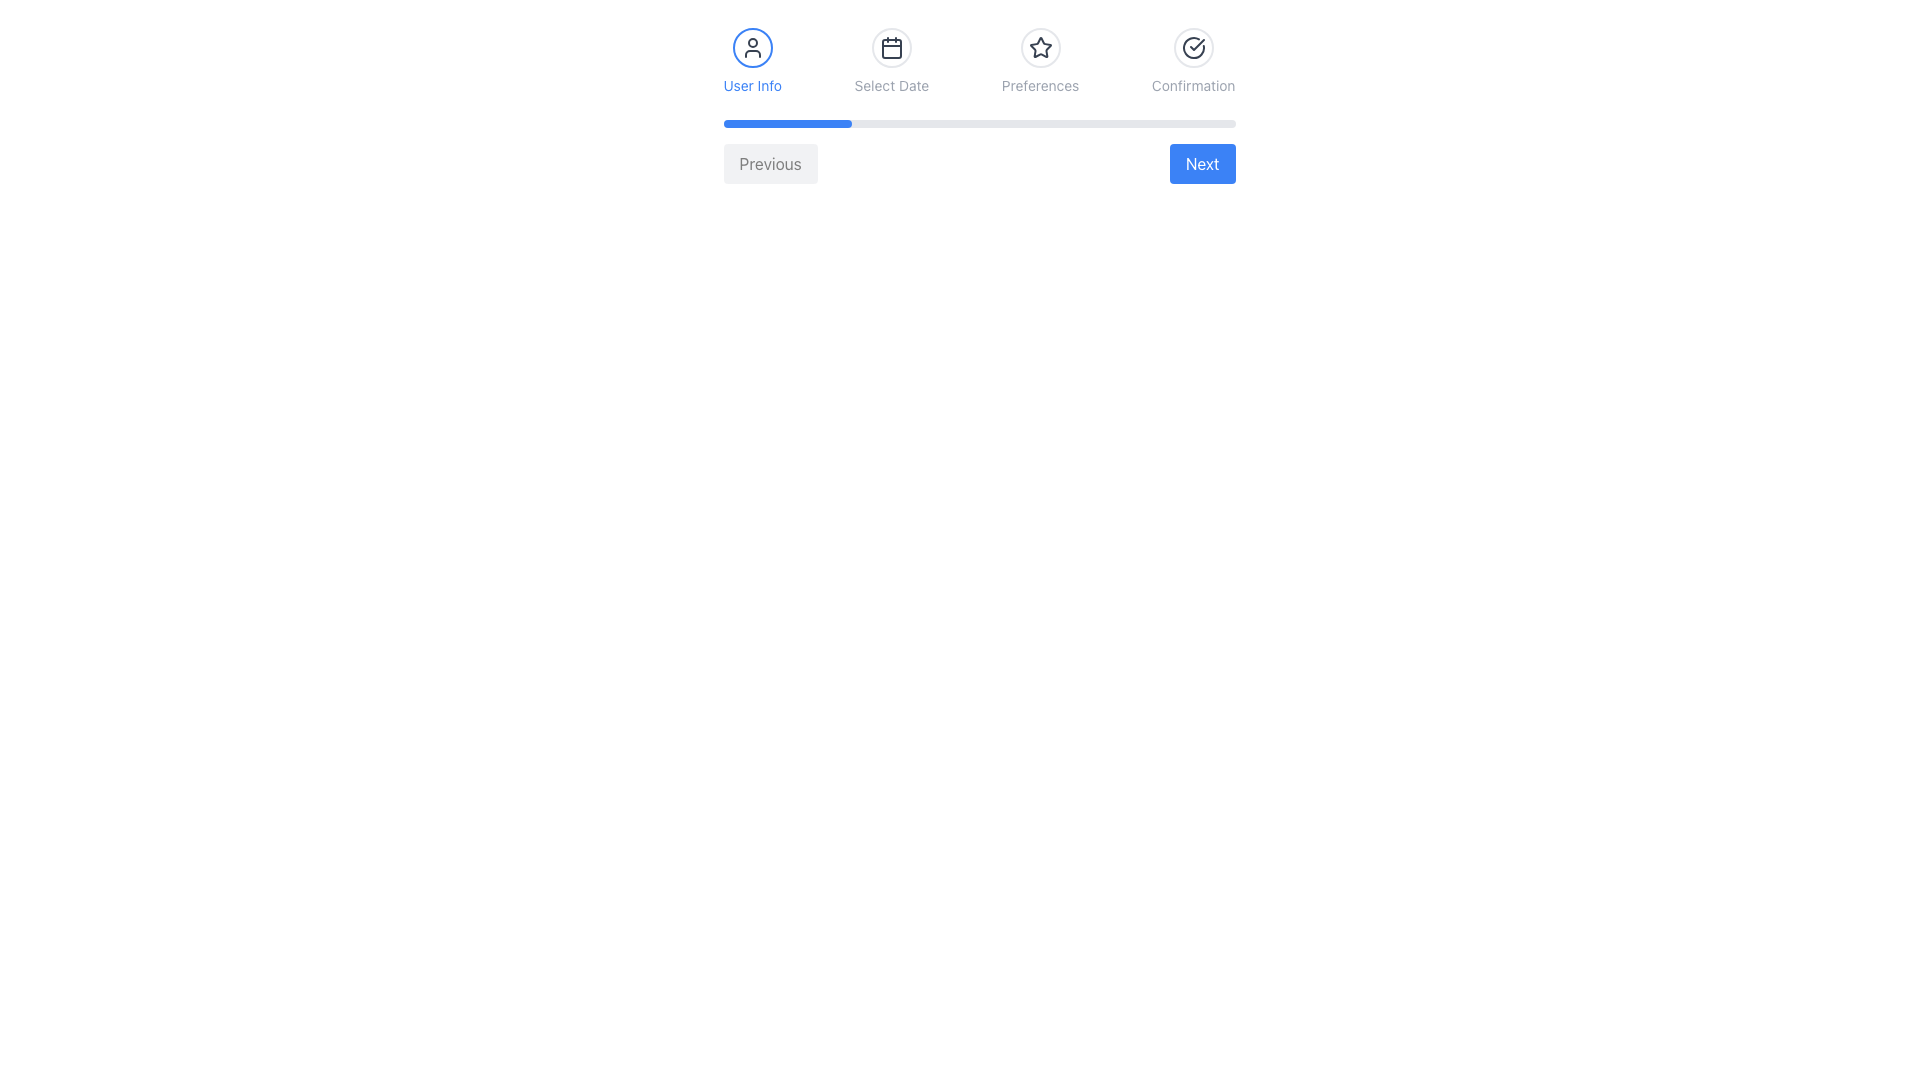  I want to click on the Progress bar segment that visually represents the user's progress in a multi-step process, which is filled to 25 percent of its maximum width, so click(786, 123).